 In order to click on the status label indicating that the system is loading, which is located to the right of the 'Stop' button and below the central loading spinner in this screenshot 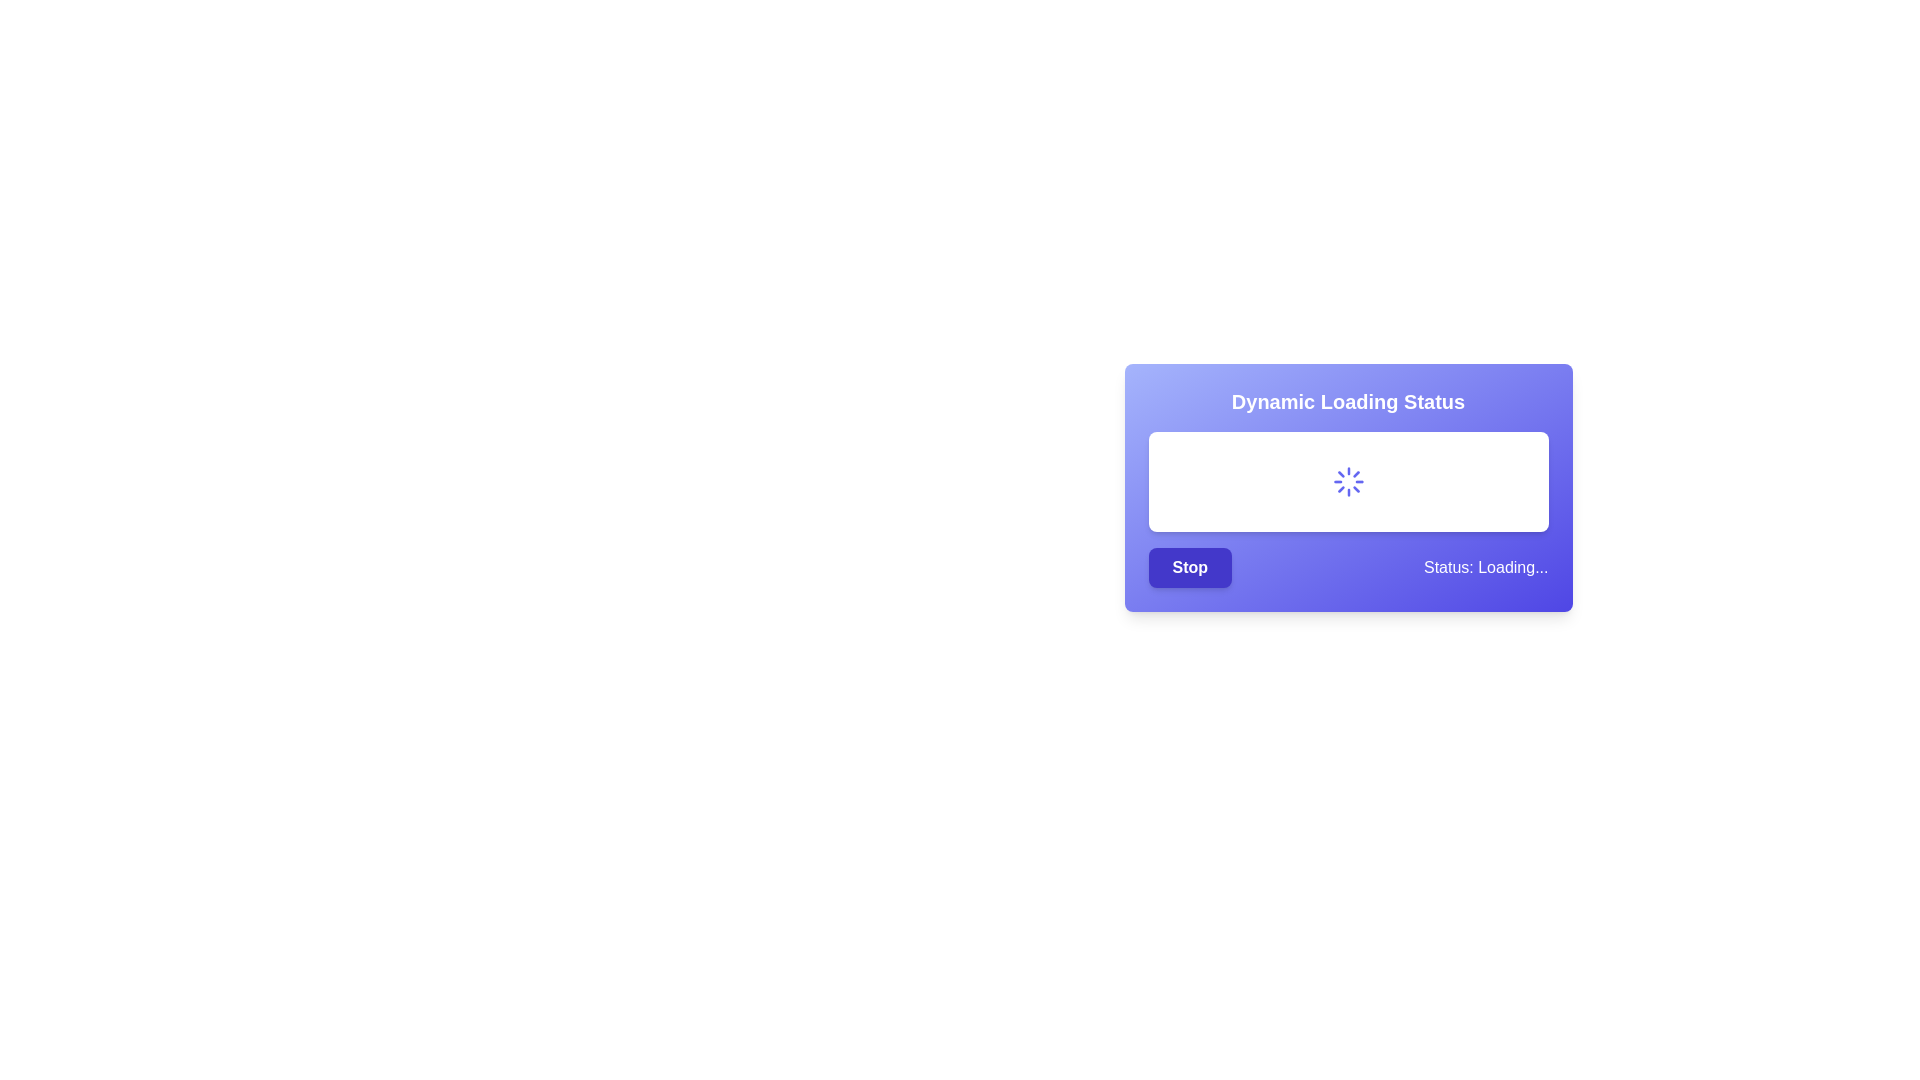, I will do `click(1486, 567)`.